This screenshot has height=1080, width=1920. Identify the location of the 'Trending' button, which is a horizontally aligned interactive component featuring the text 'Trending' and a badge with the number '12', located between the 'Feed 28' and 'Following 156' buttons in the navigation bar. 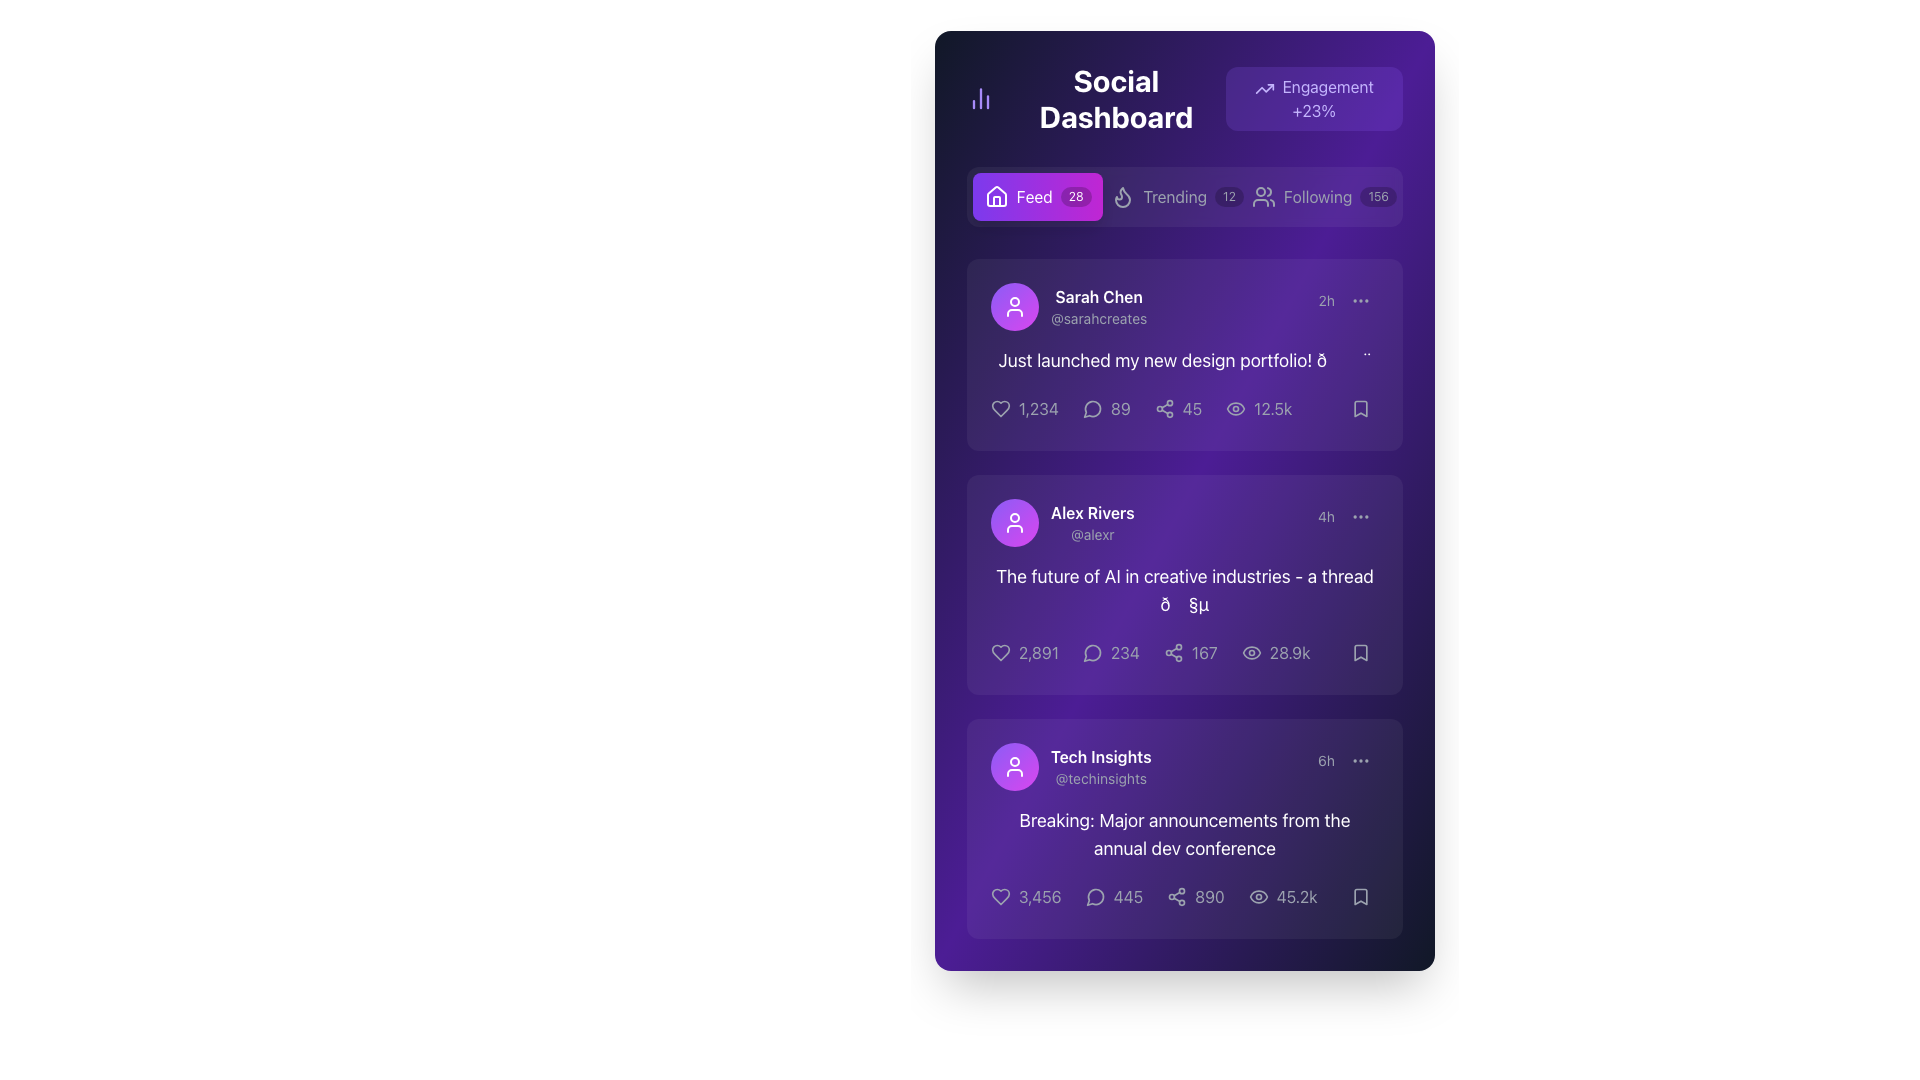
(1177, 196).